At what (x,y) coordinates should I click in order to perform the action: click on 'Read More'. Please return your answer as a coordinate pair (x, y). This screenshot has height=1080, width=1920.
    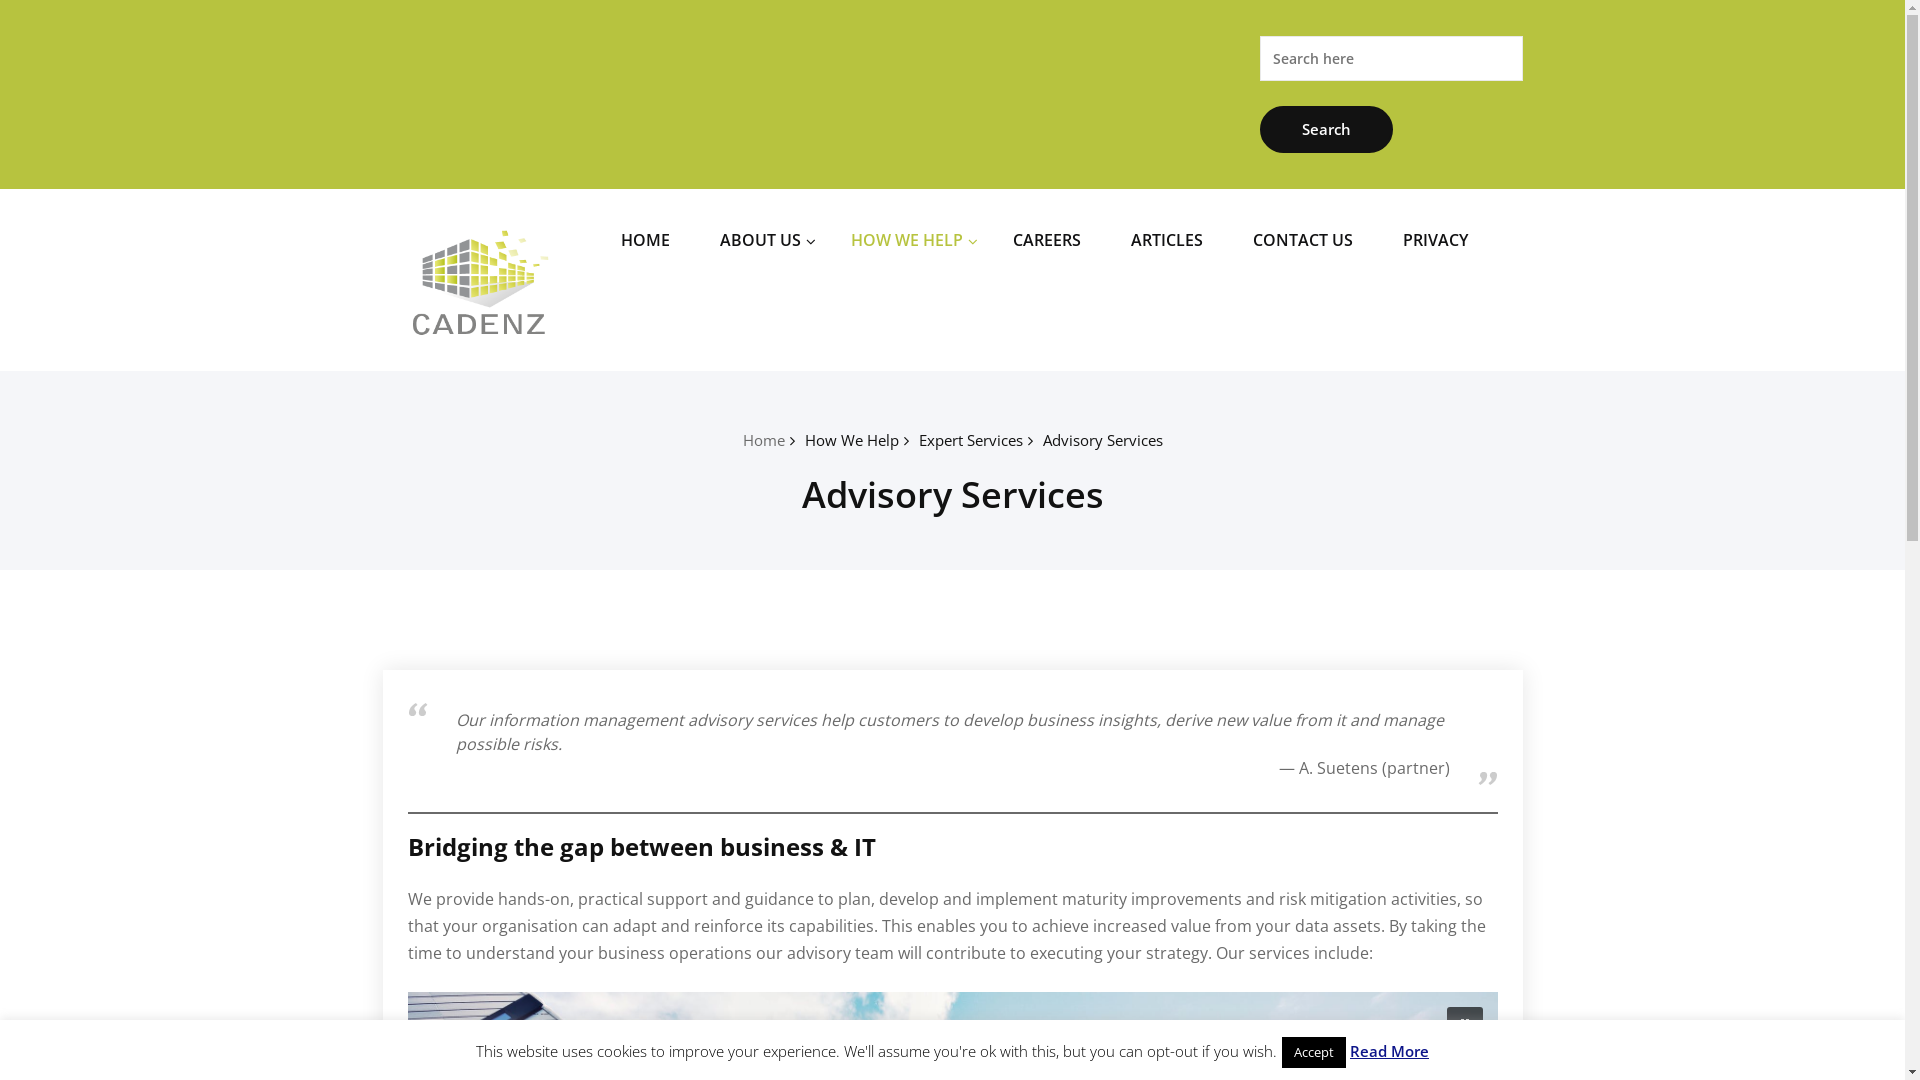
    Looking at the image, I should click on (1388, 1049).